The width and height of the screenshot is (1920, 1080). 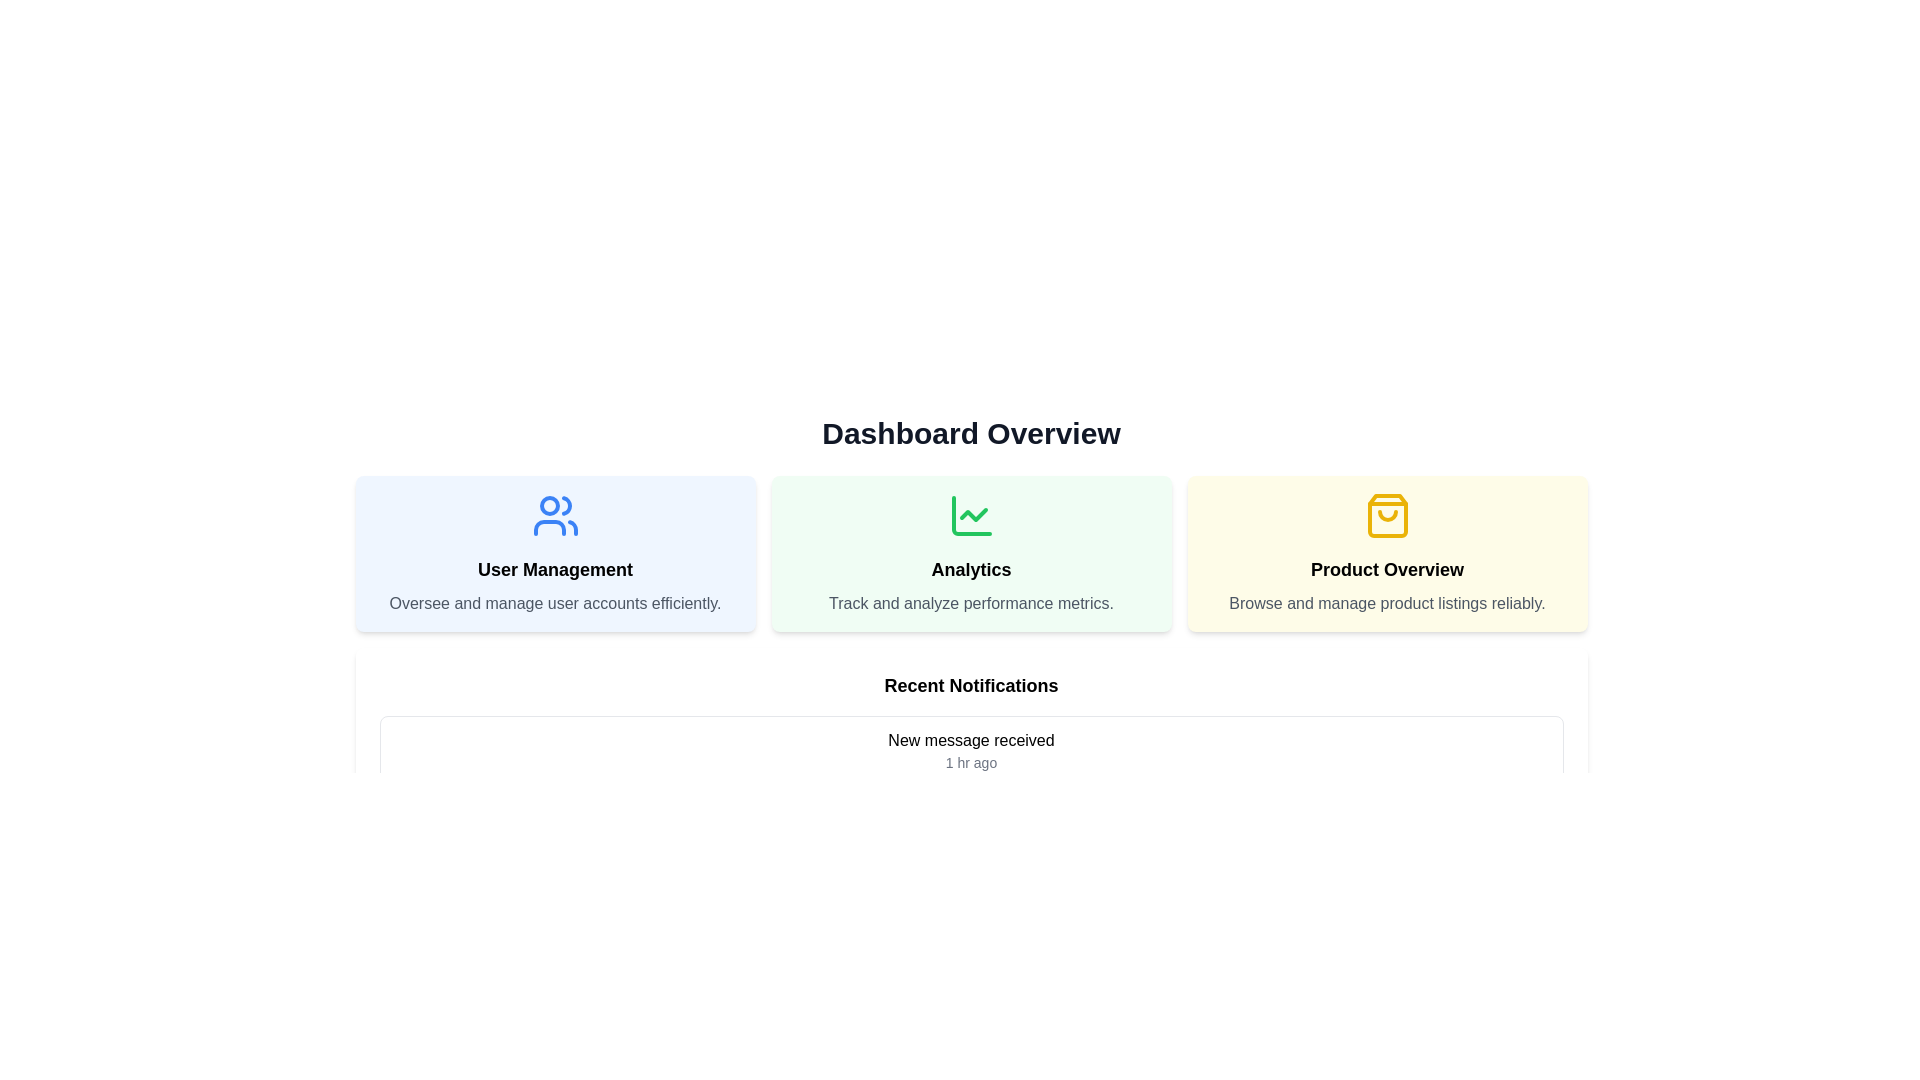 What do you see at coordinates (971, 763) in the screenshot?
I see `the text label displaying '1 hr ago' which is styled with a smaller gray font and positioned below 'New message received'` at bounding box center [971, 763].